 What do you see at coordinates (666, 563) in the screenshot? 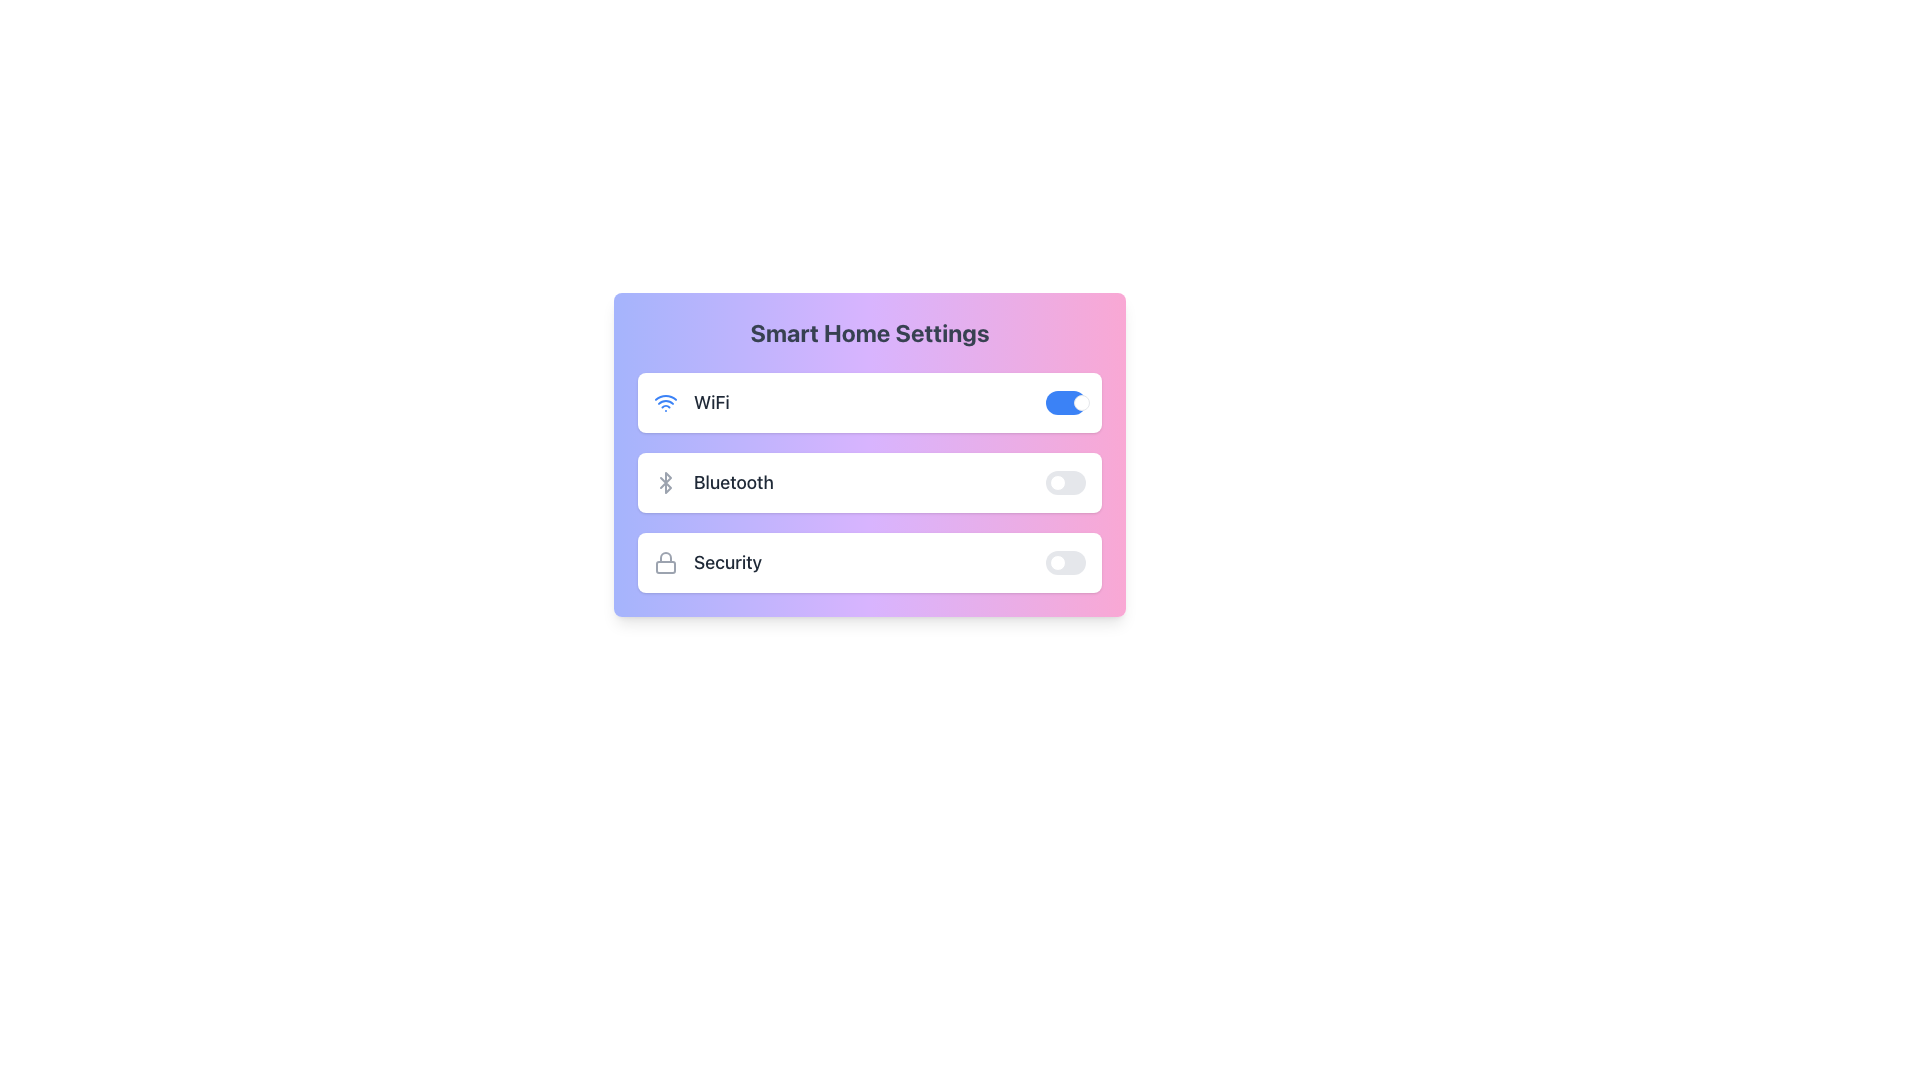
I see `the security icon located to the left of the 'Security' text in the third row of the 'Smart Home Settings' interface` at bounding box center [666, 563].